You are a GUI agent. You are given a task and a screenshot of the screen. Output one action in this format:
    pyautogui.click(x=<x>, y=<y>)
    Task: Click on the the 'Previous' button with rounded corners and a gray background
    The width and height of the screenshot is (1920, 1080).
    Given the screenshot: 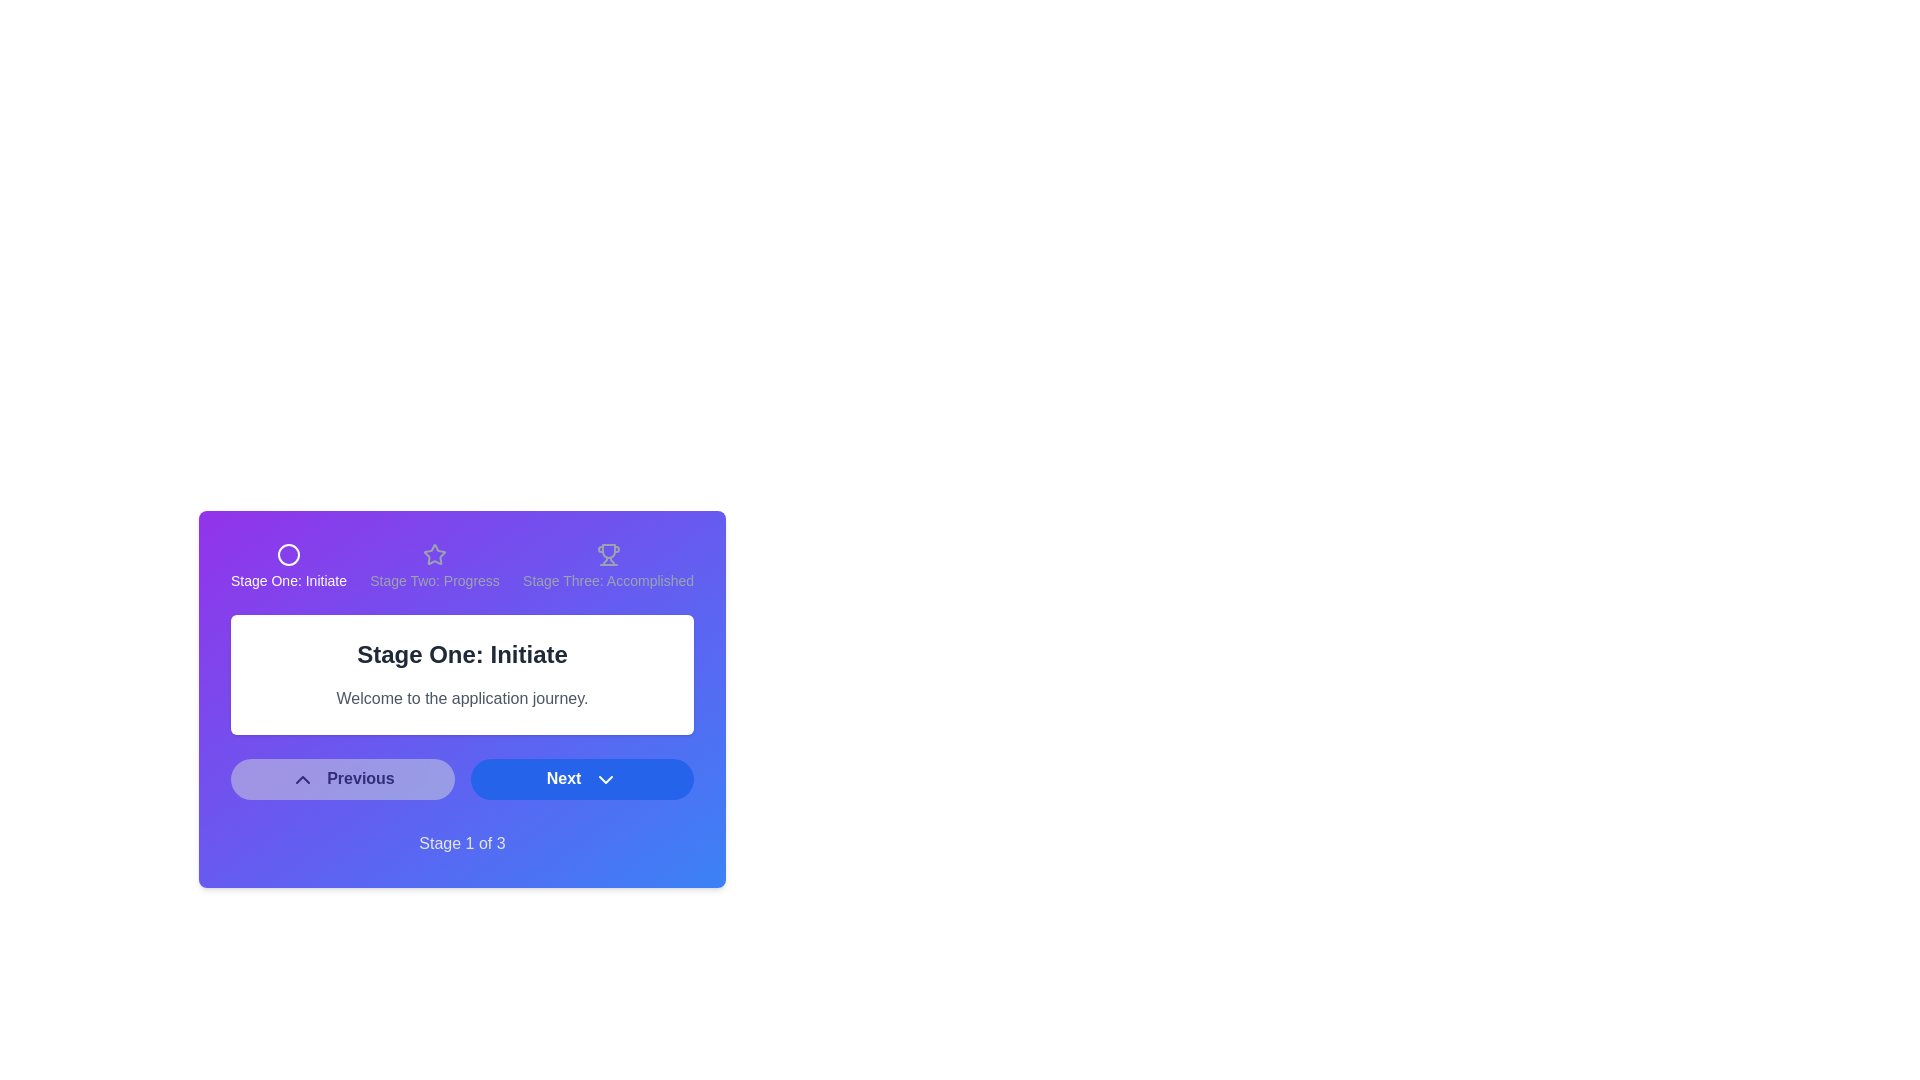 What is the action you would take?
    pyautogui.click(x=342, y=778)
    